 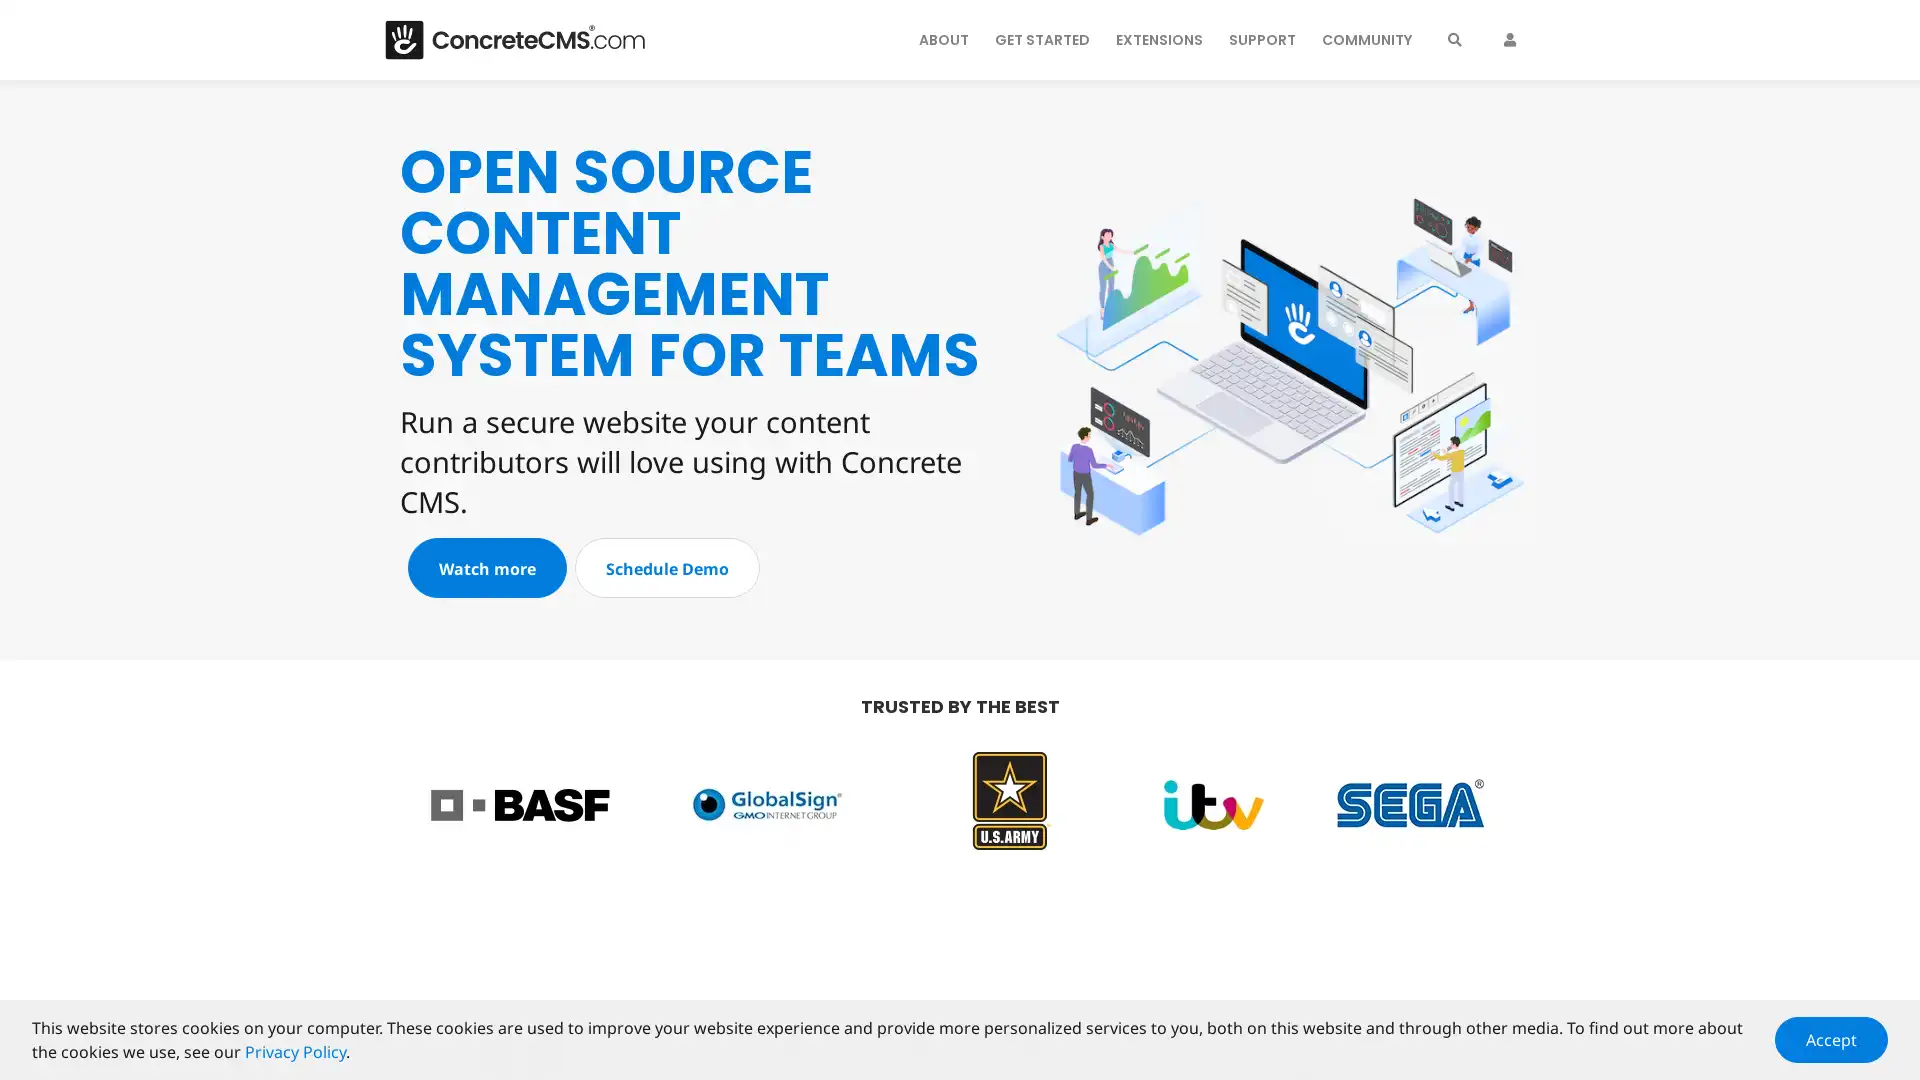 What do you see at coordinates (1831, 1039) in the screenshot?
I see `Accept` at bounding box center [1831, 1039].